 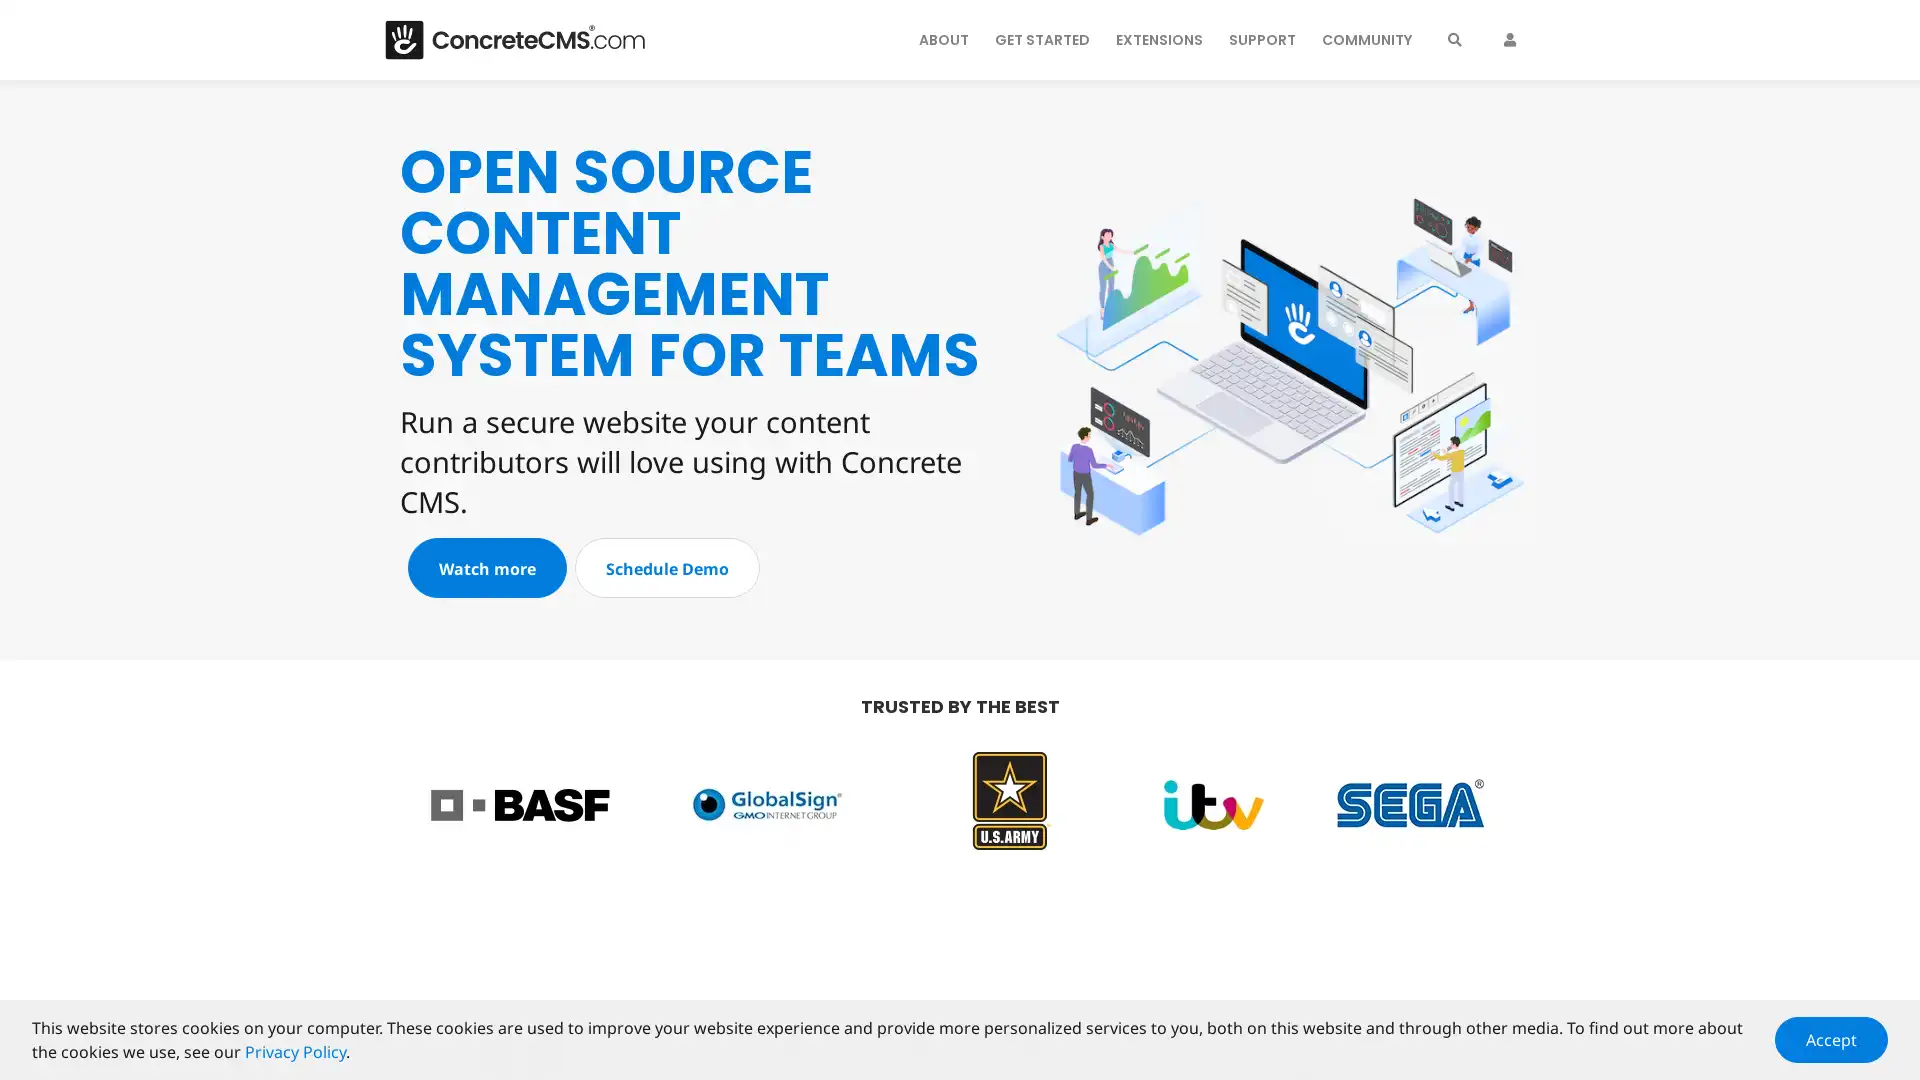 What do you see at coordinates (1831, 1039) in the screenshot?
I see `Accept` at bounding box center [1831, 1039].